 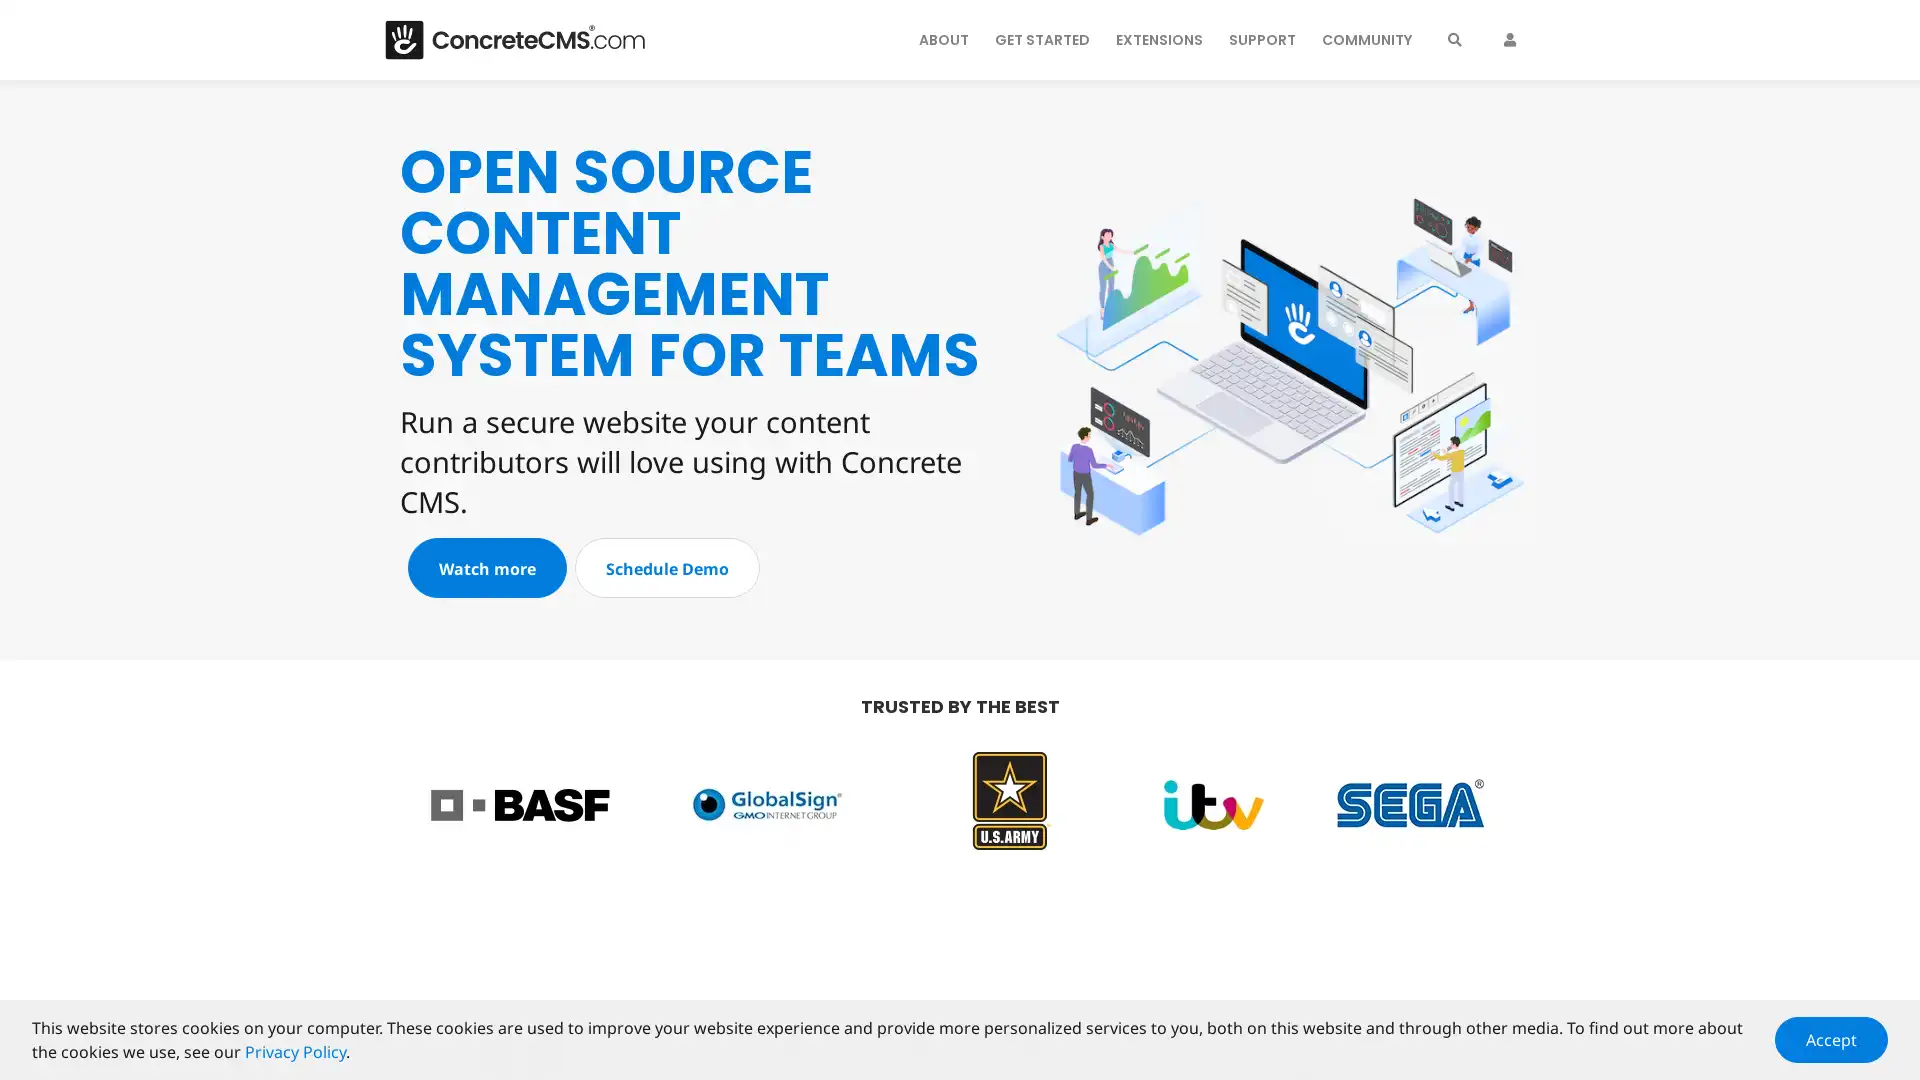 What do you see at coordinates (1831, 1039) in the screenshot?
I see `Accept` at bounding box center [1831, 1039].